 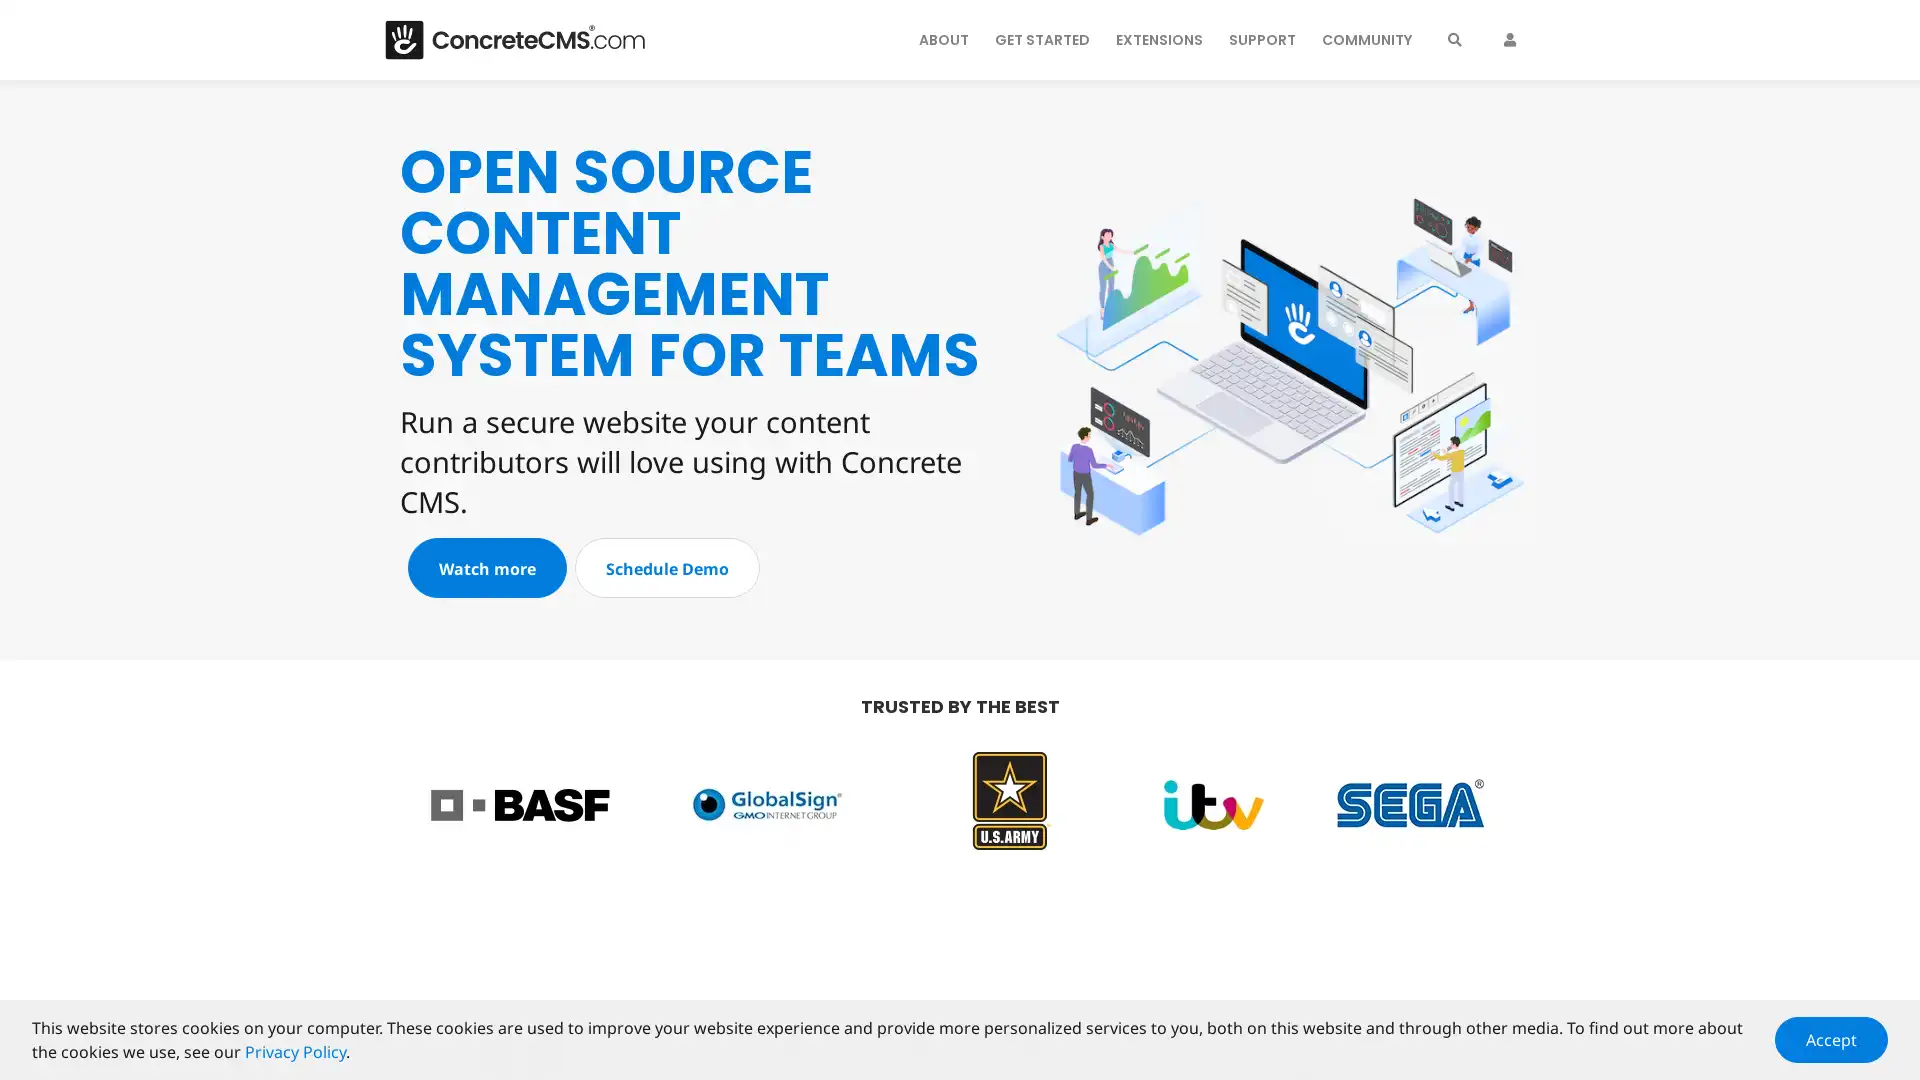 What do you see at coordinates (1831, 1039) in the screenshot?
I see `Accept` at bounding box center [1831, 1039].